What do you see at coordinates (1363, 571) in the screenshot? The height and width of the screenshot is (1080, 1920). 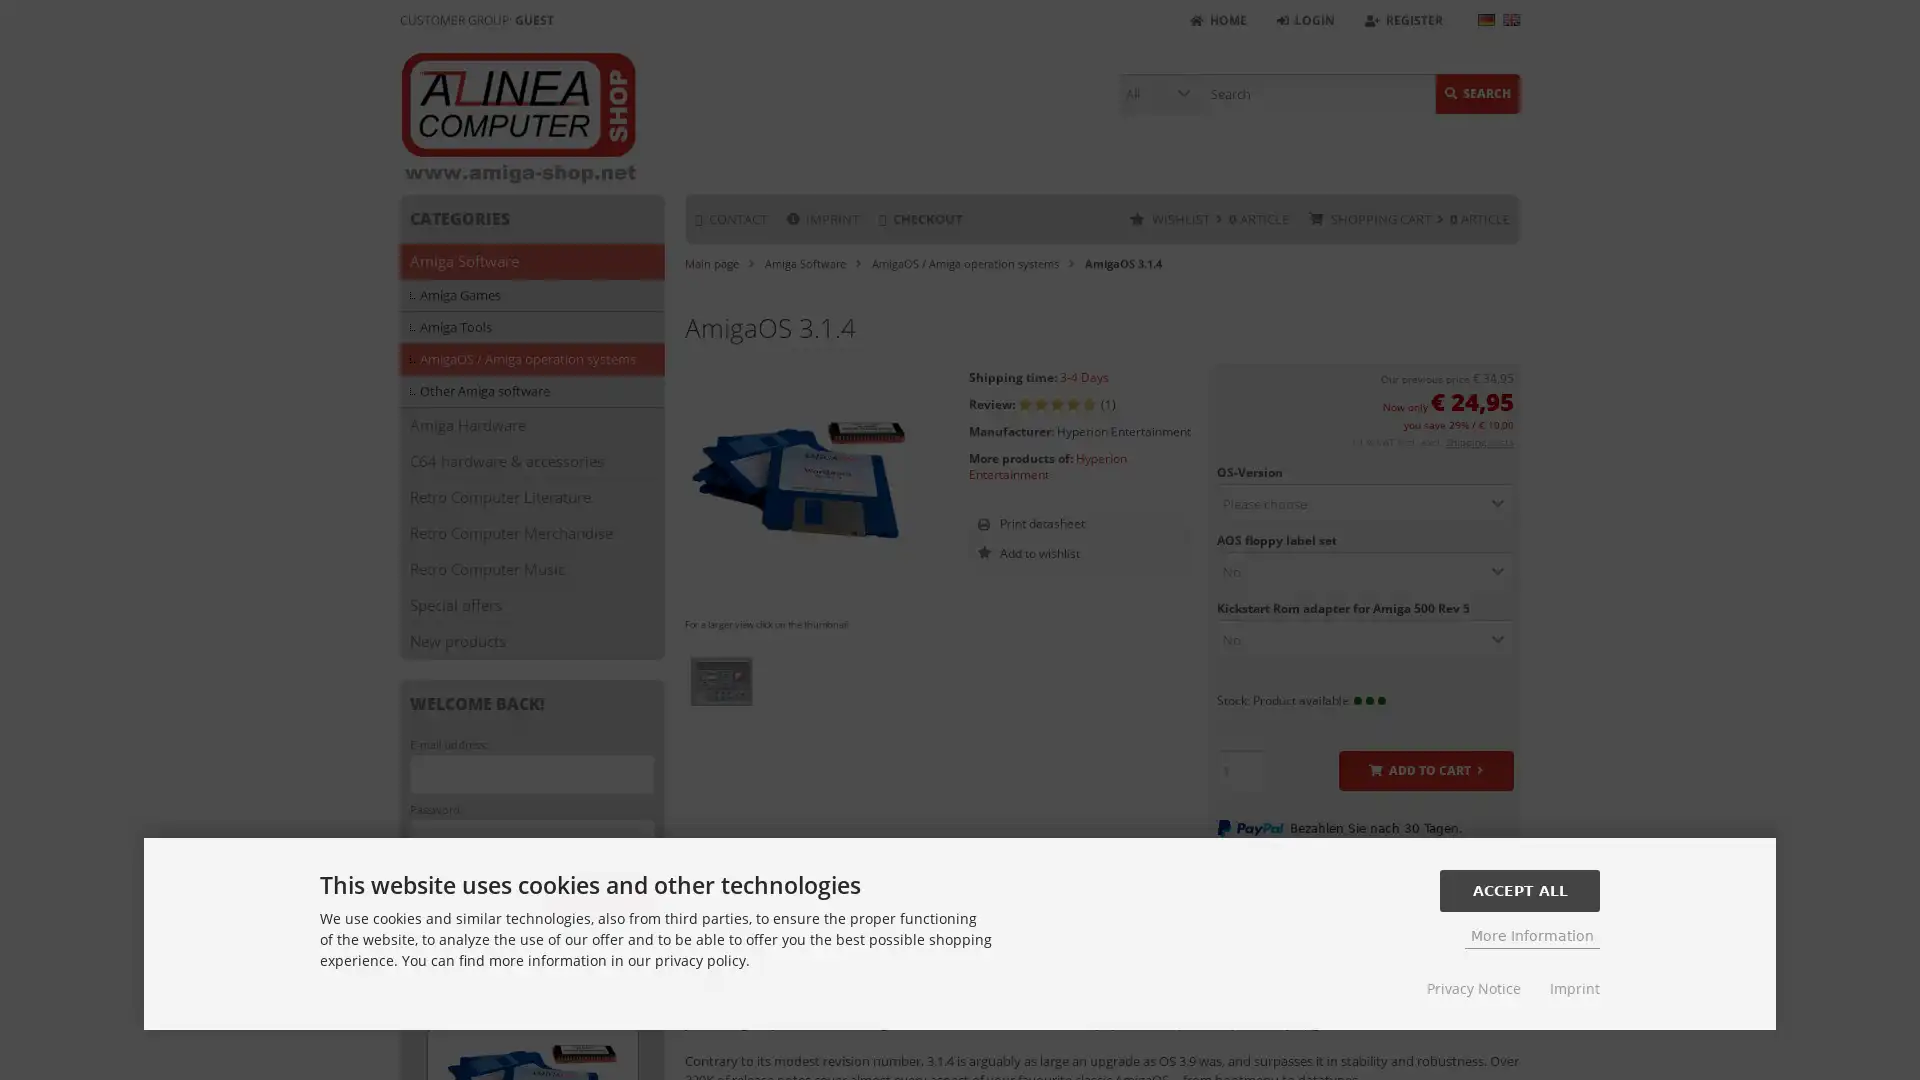 I see `No No` at bounding box center [1363, 571].